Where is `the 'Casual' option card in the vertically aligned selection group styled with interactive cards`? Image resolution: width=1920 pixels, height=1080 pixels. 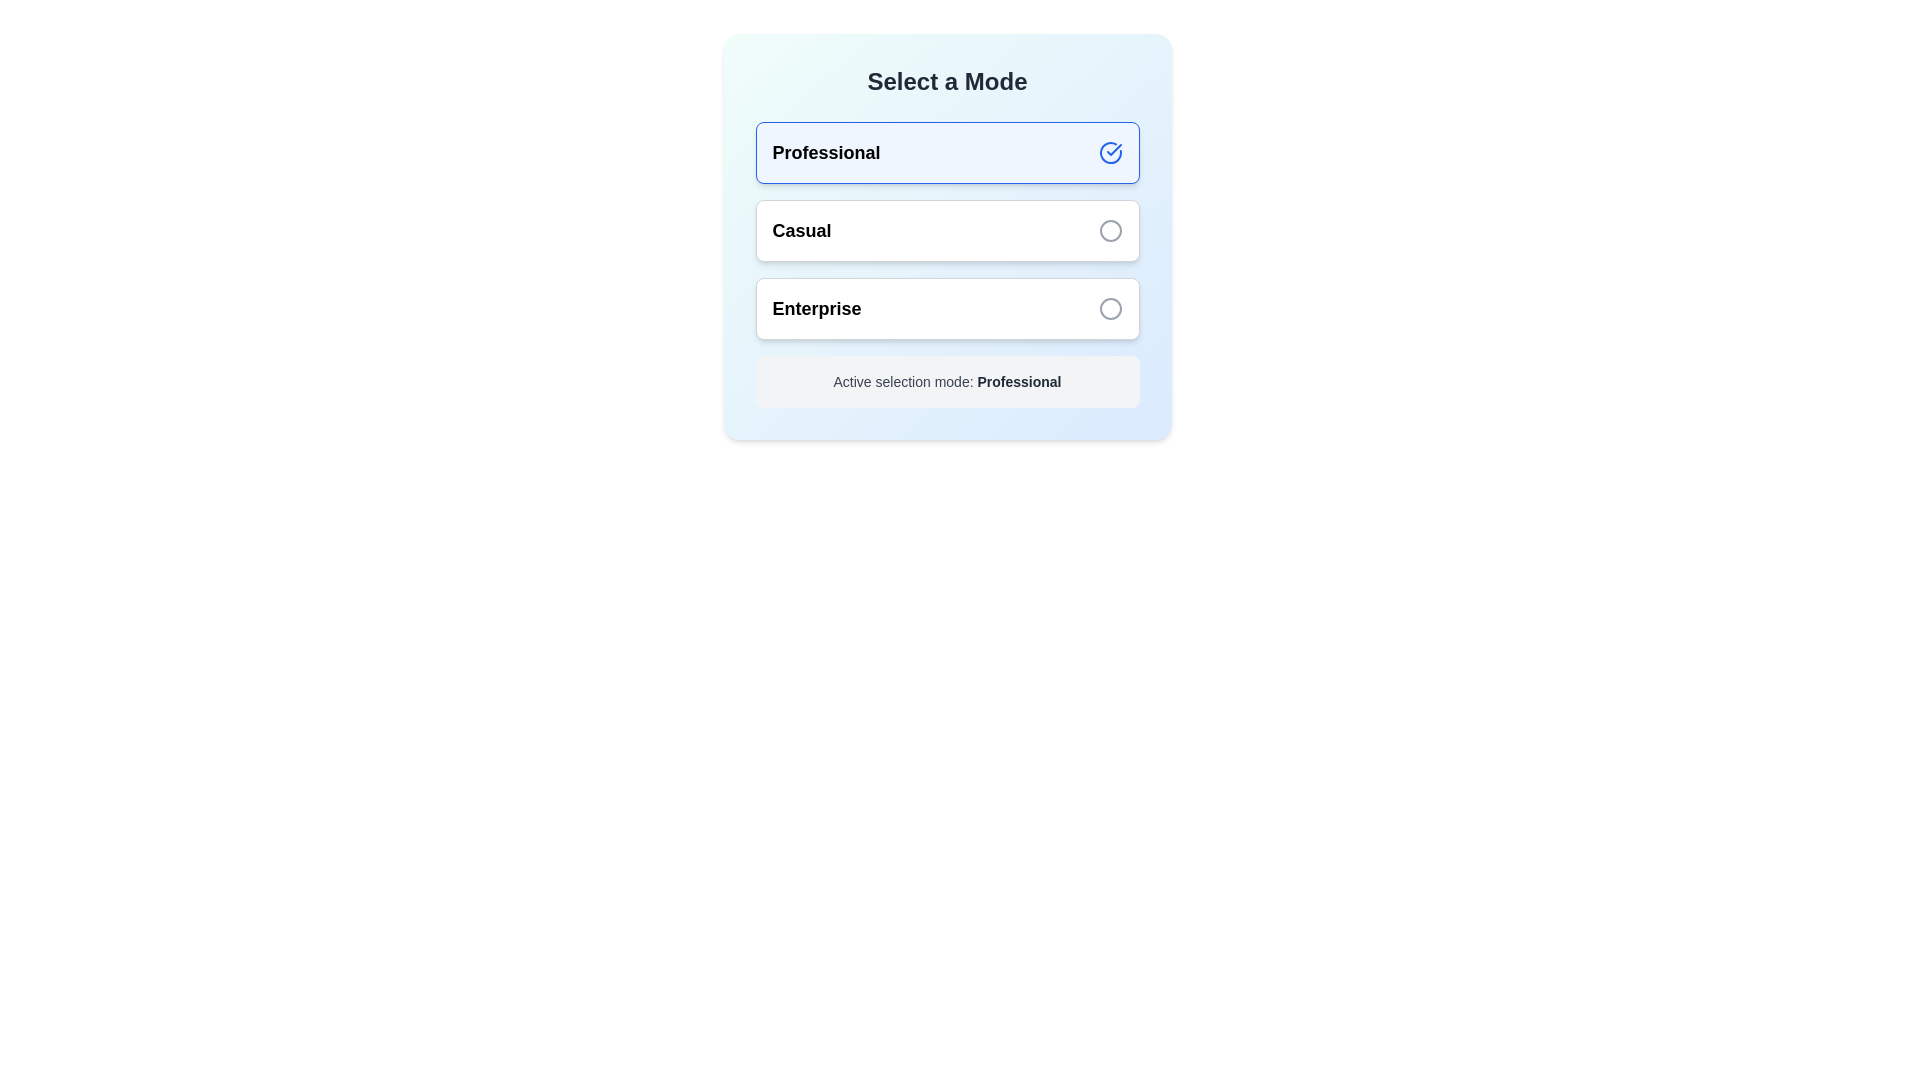 the 'Casual' option card in the vertically aligned selection group styled with interactive cards is located at coordinates (946, 264).